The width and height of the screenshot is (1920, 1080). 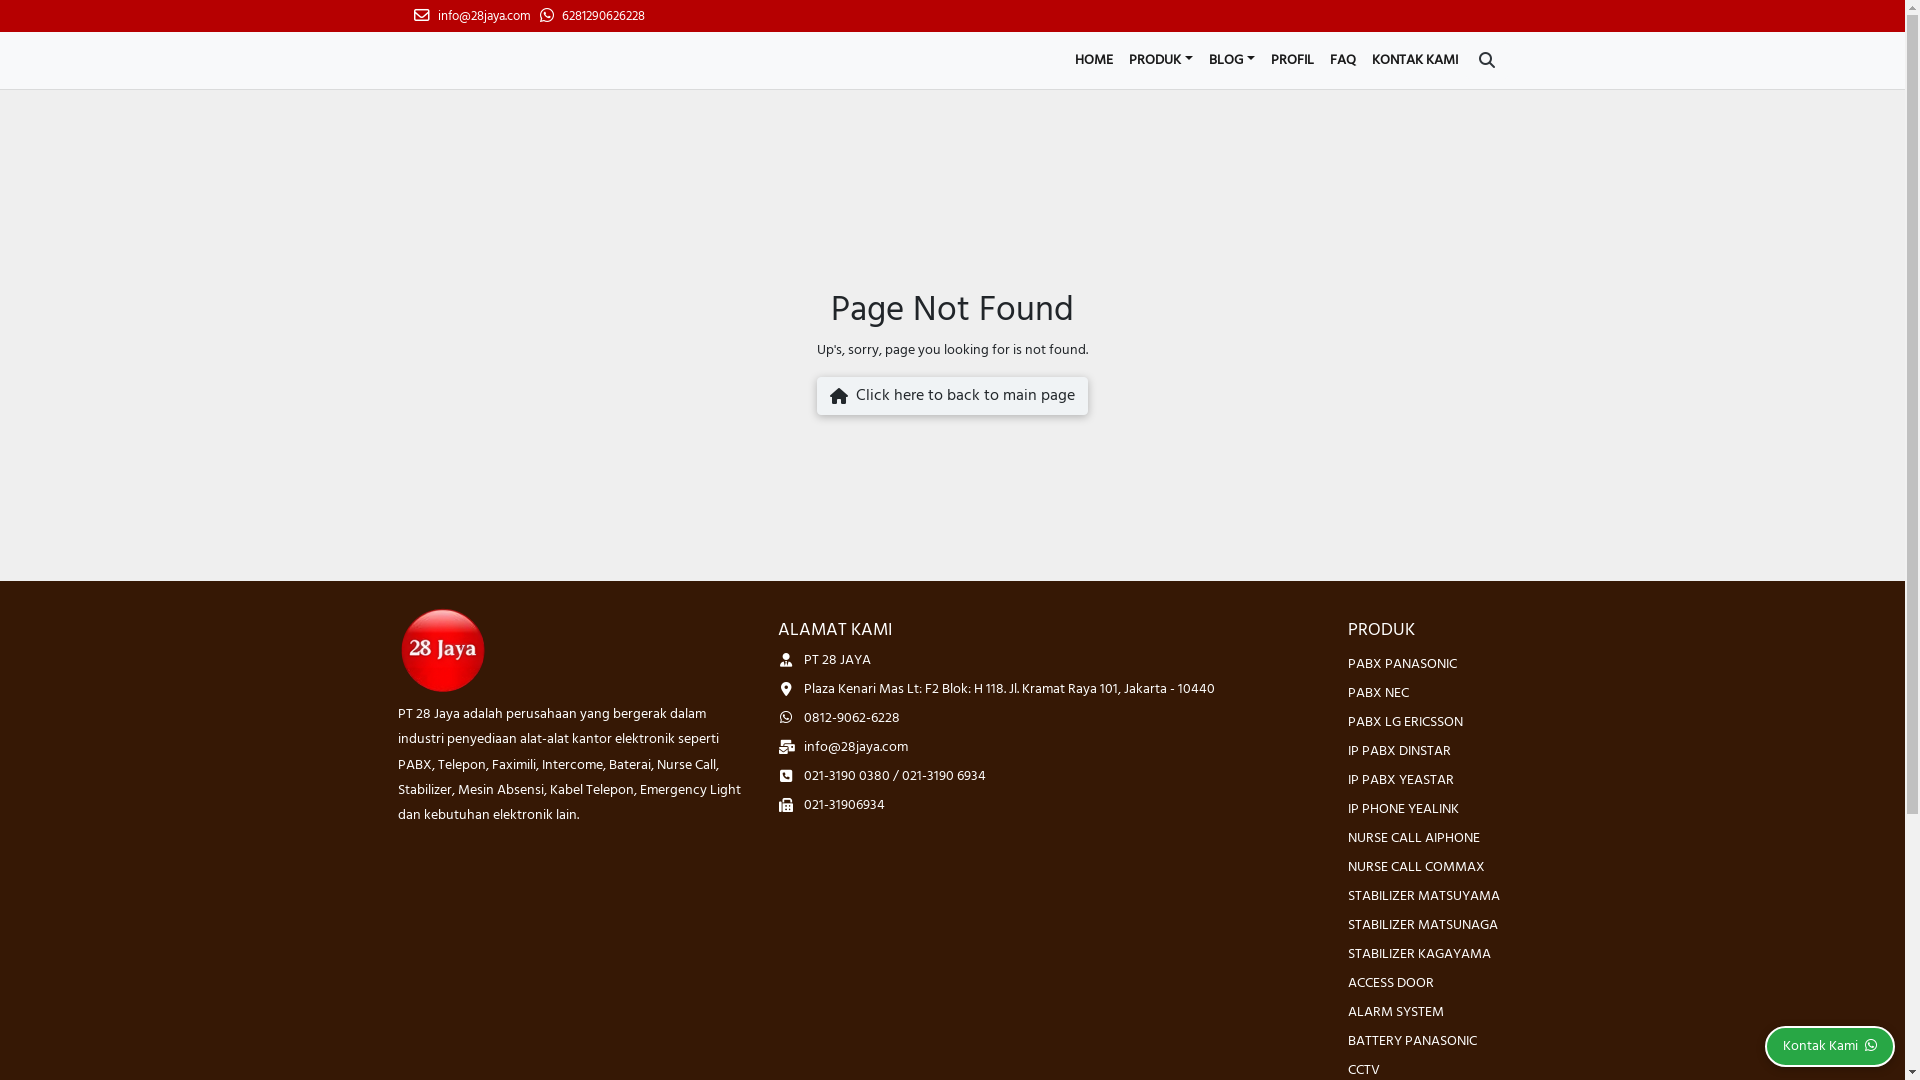 What do you see at coordinates (1401, 664) in the screenshot?
I see `'PABX PANASONIC'` at bounding box center [1401, 664].